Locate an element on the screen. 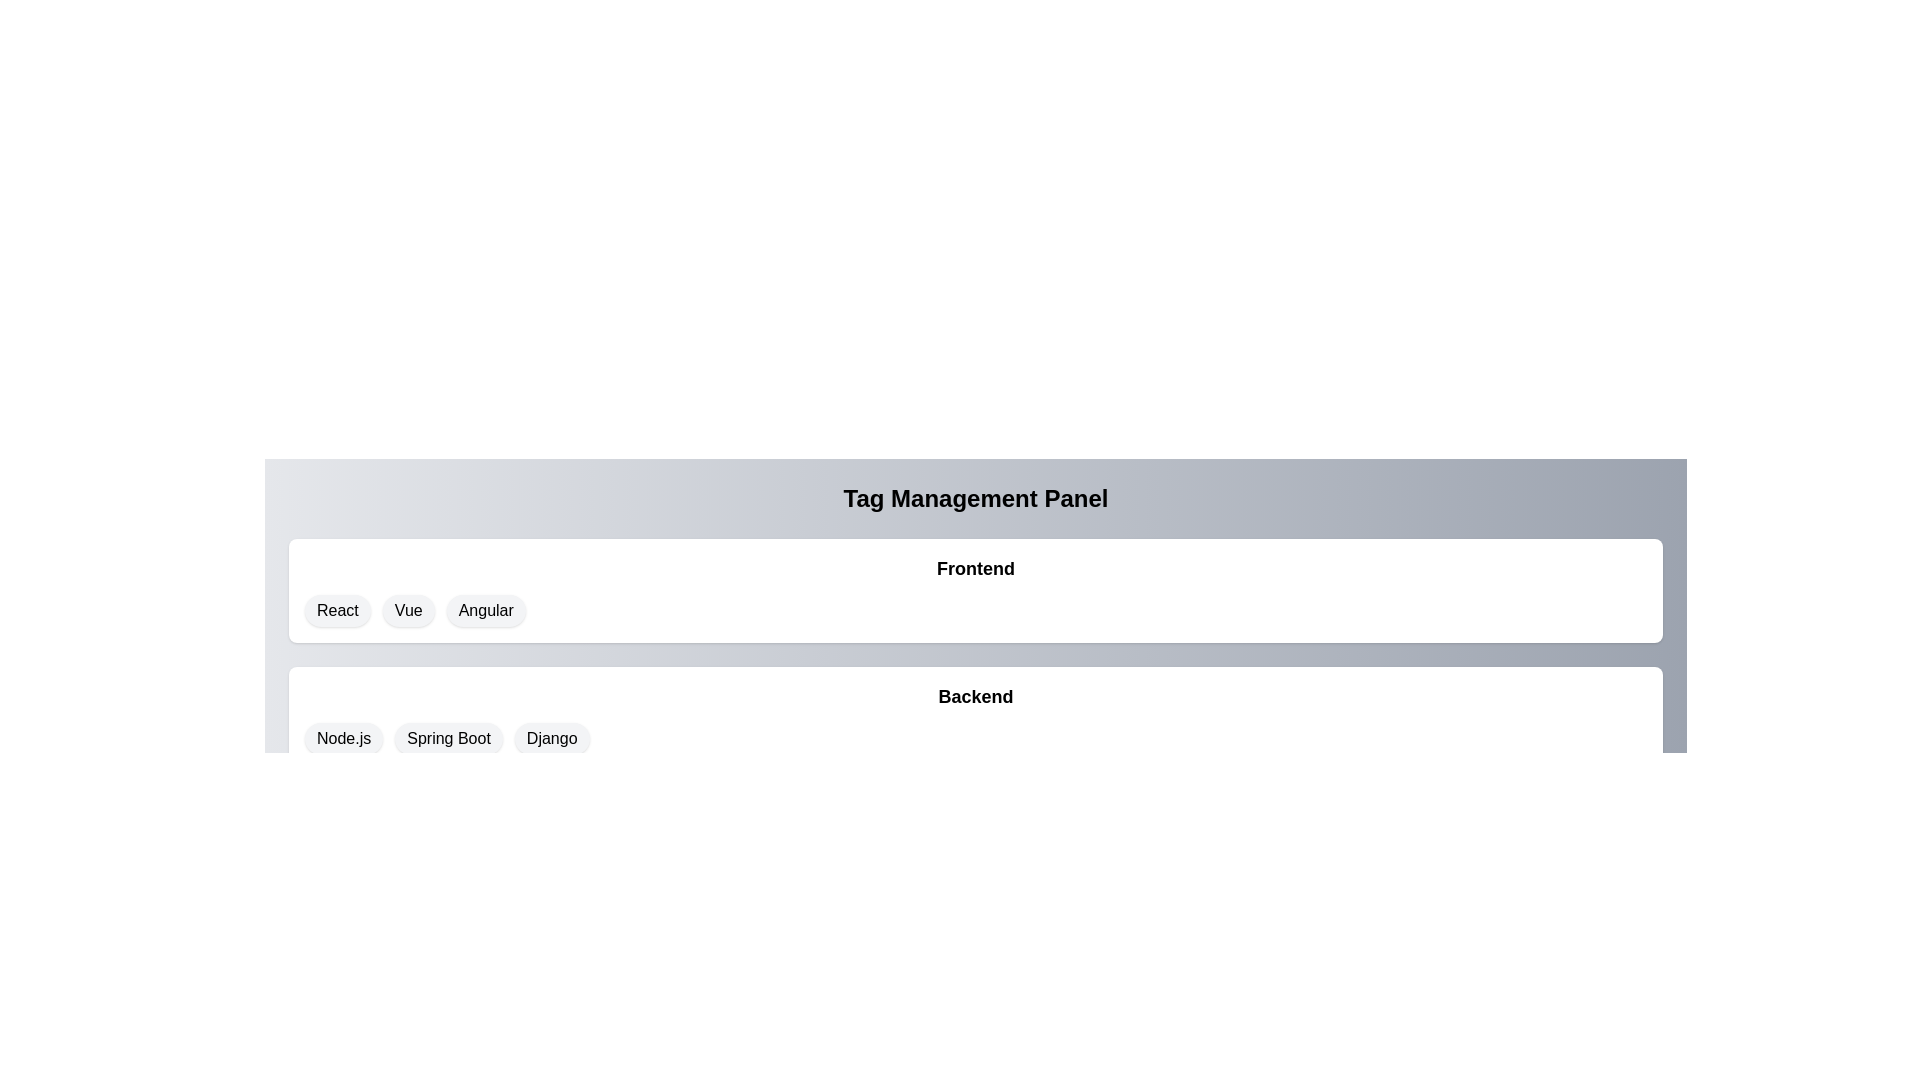 The image size is (1920, 1080). the 'React' button, which is the first button in the 'Frontend' section, located at the top-left corner of a group of buttons is located at coordinates (337, 609).